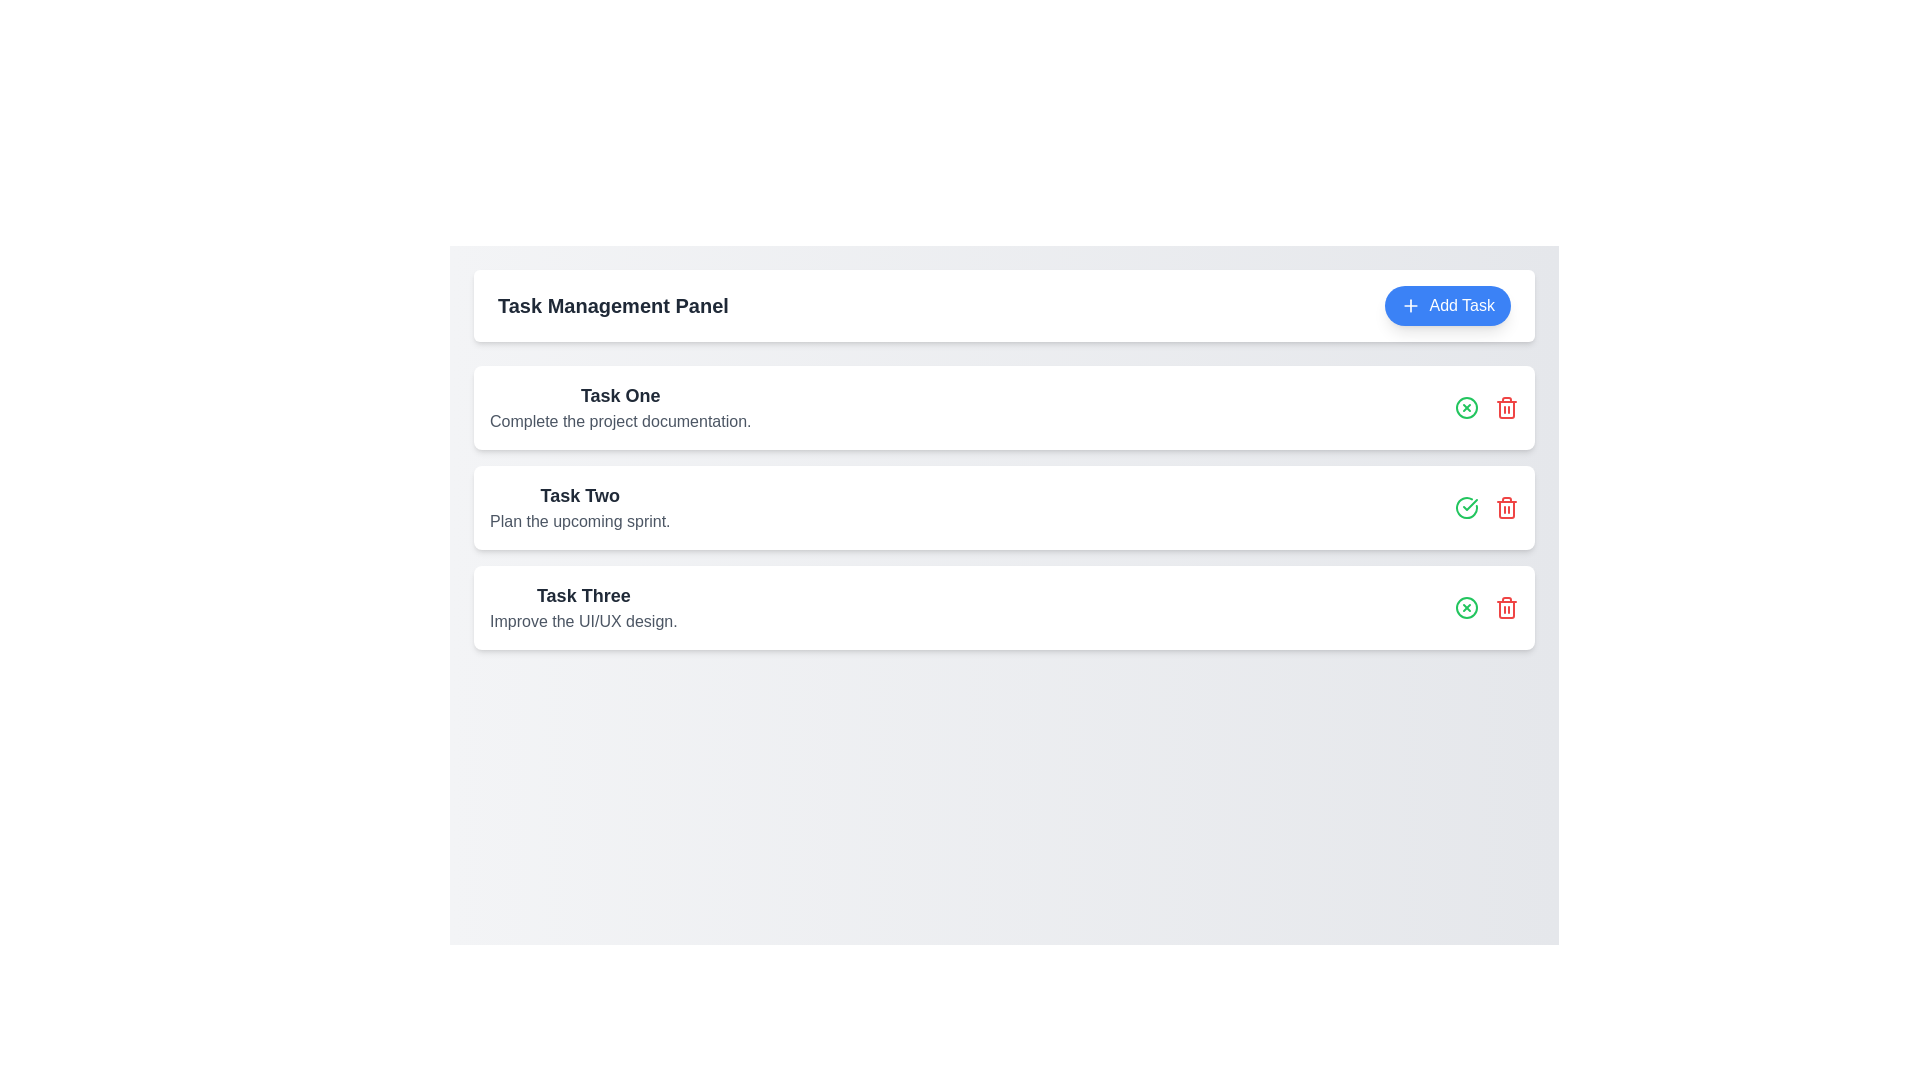  Describe the element at coordinates (1448, 305) in the screenshot. I see `the blue 'Add Task' button with rounded ends to observe its visual feedback` at that location.